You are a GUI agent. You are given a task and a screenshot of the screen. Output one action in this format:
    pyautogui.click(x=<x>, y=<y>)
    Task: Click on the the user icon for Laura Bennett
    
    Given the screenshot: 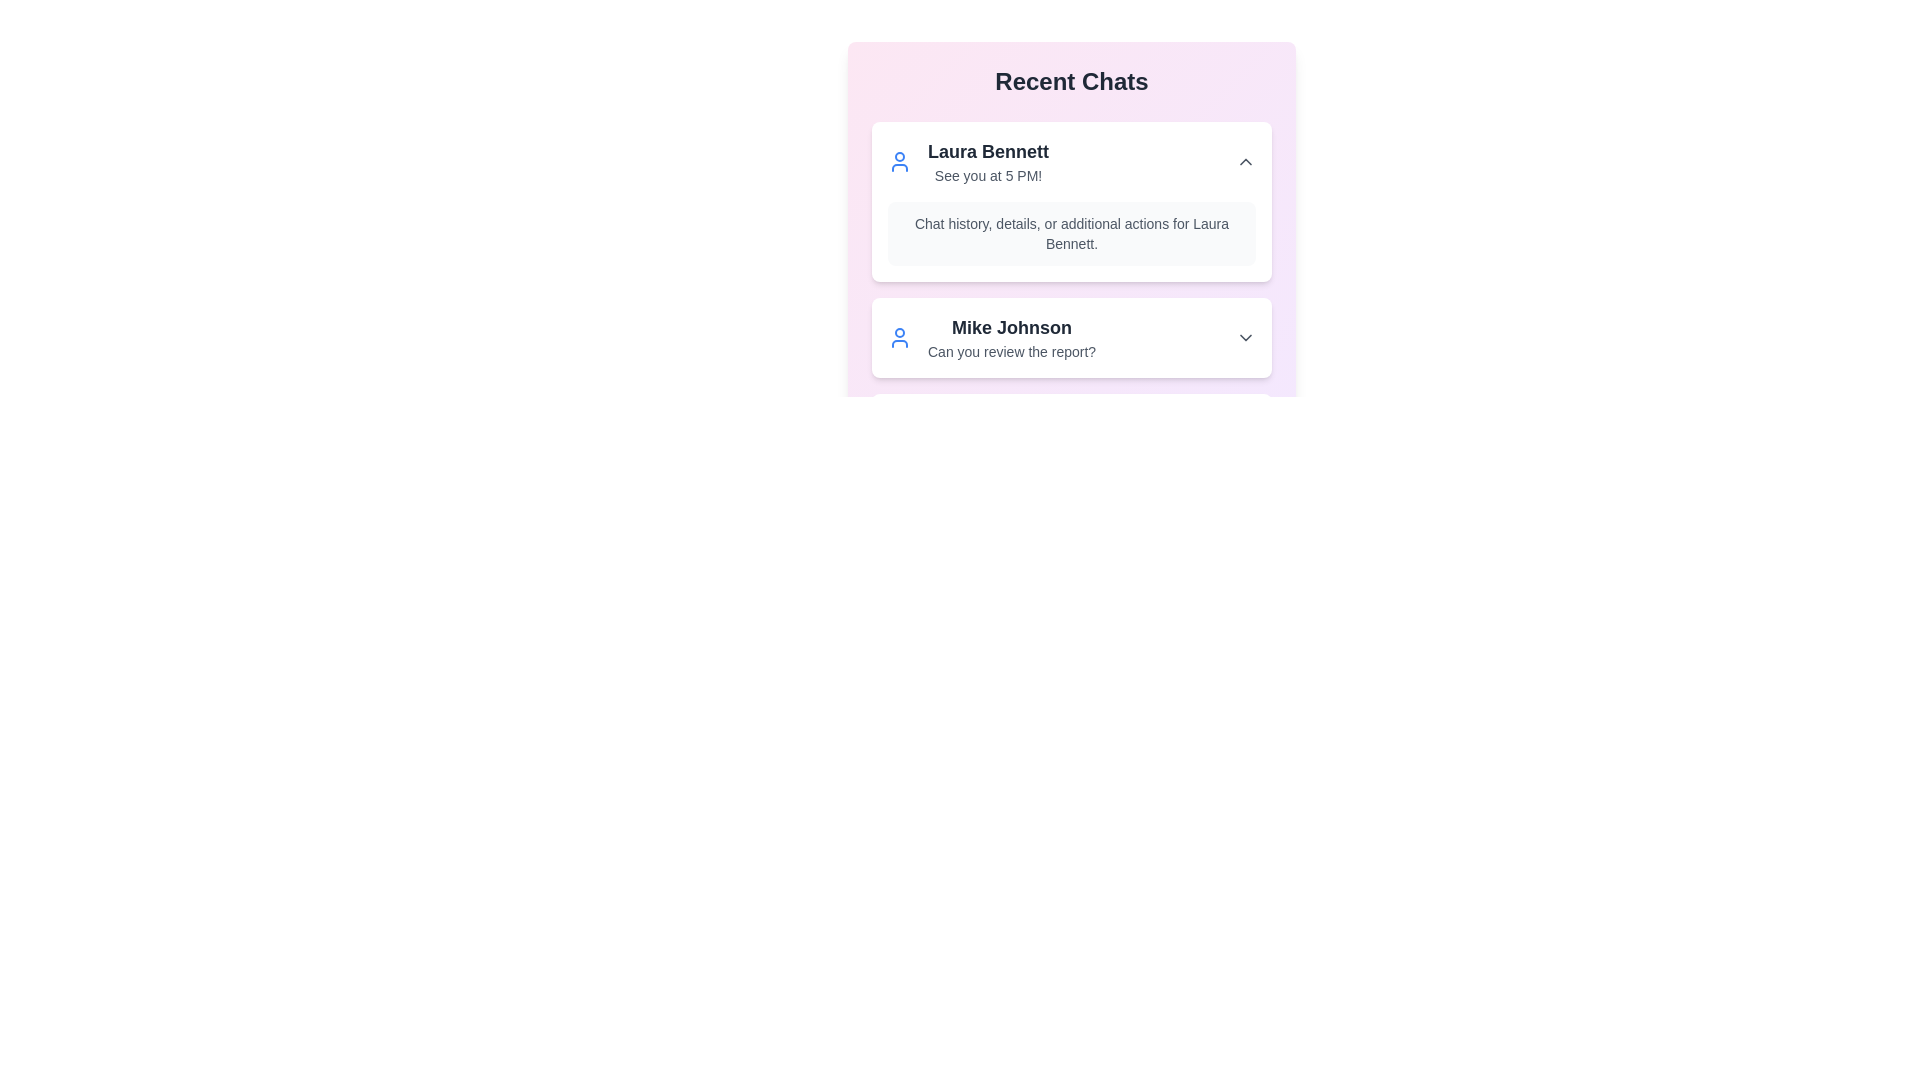 What is the action you would take?
    pyautogui.click(x=899, y=161)
    